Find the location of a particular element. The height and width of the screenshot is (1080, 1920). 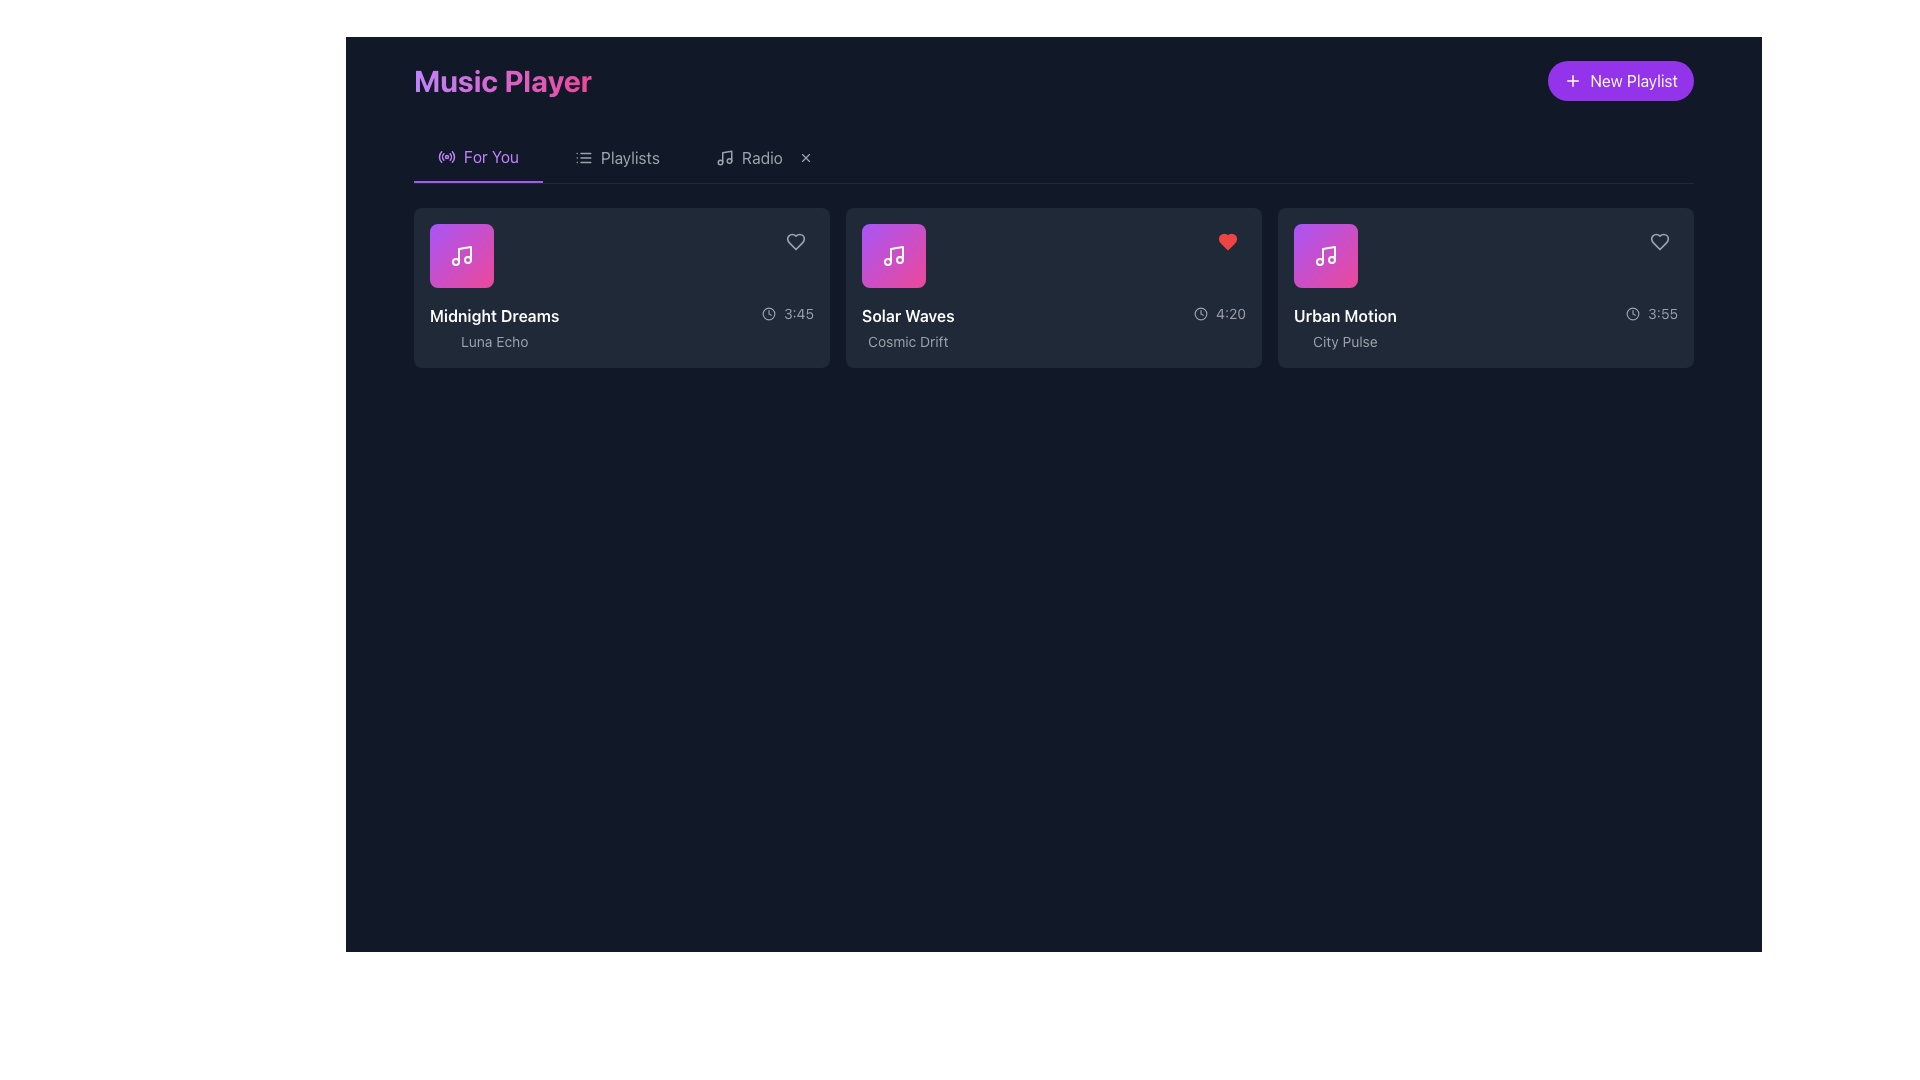

the music track icon located is located at coordinates (1325, 254).